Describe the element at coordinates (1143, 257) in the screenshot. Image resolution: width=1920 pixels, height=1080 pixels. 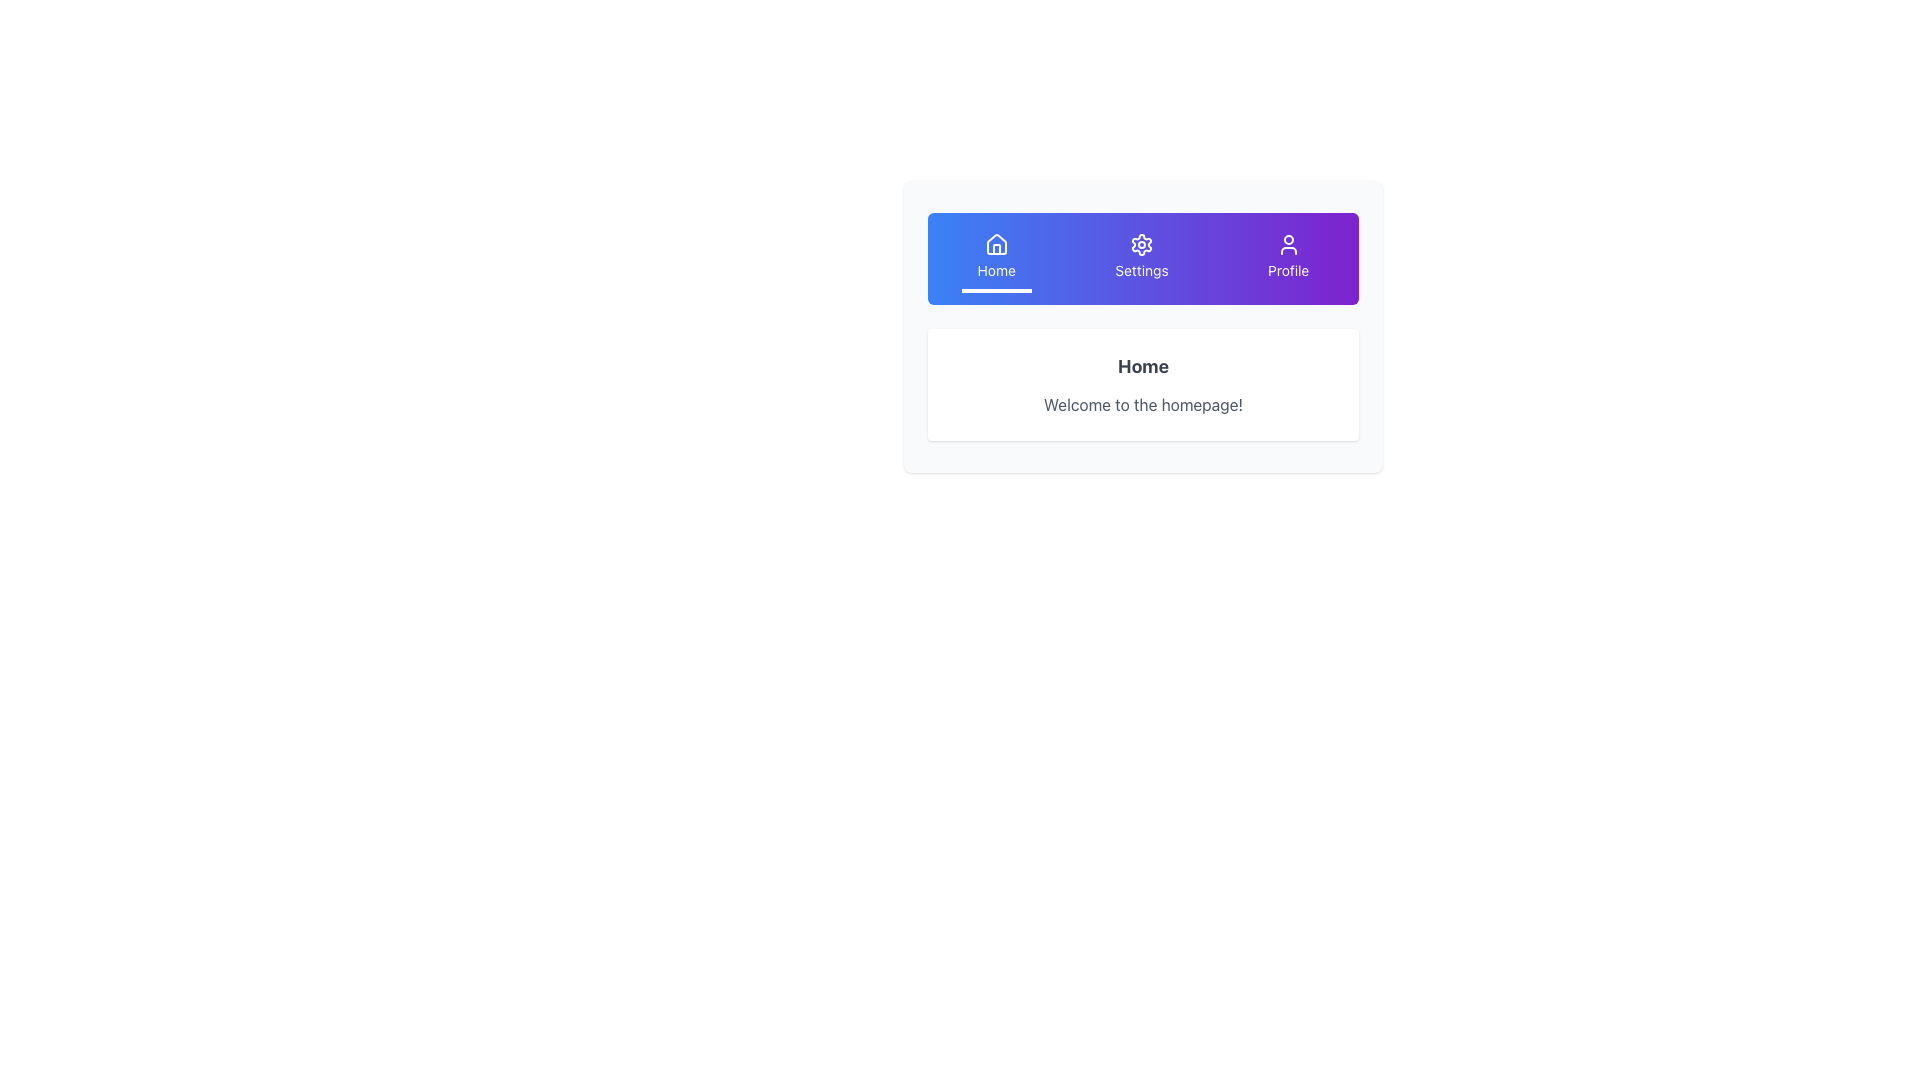
I see `the Navigation Bar` at that location.